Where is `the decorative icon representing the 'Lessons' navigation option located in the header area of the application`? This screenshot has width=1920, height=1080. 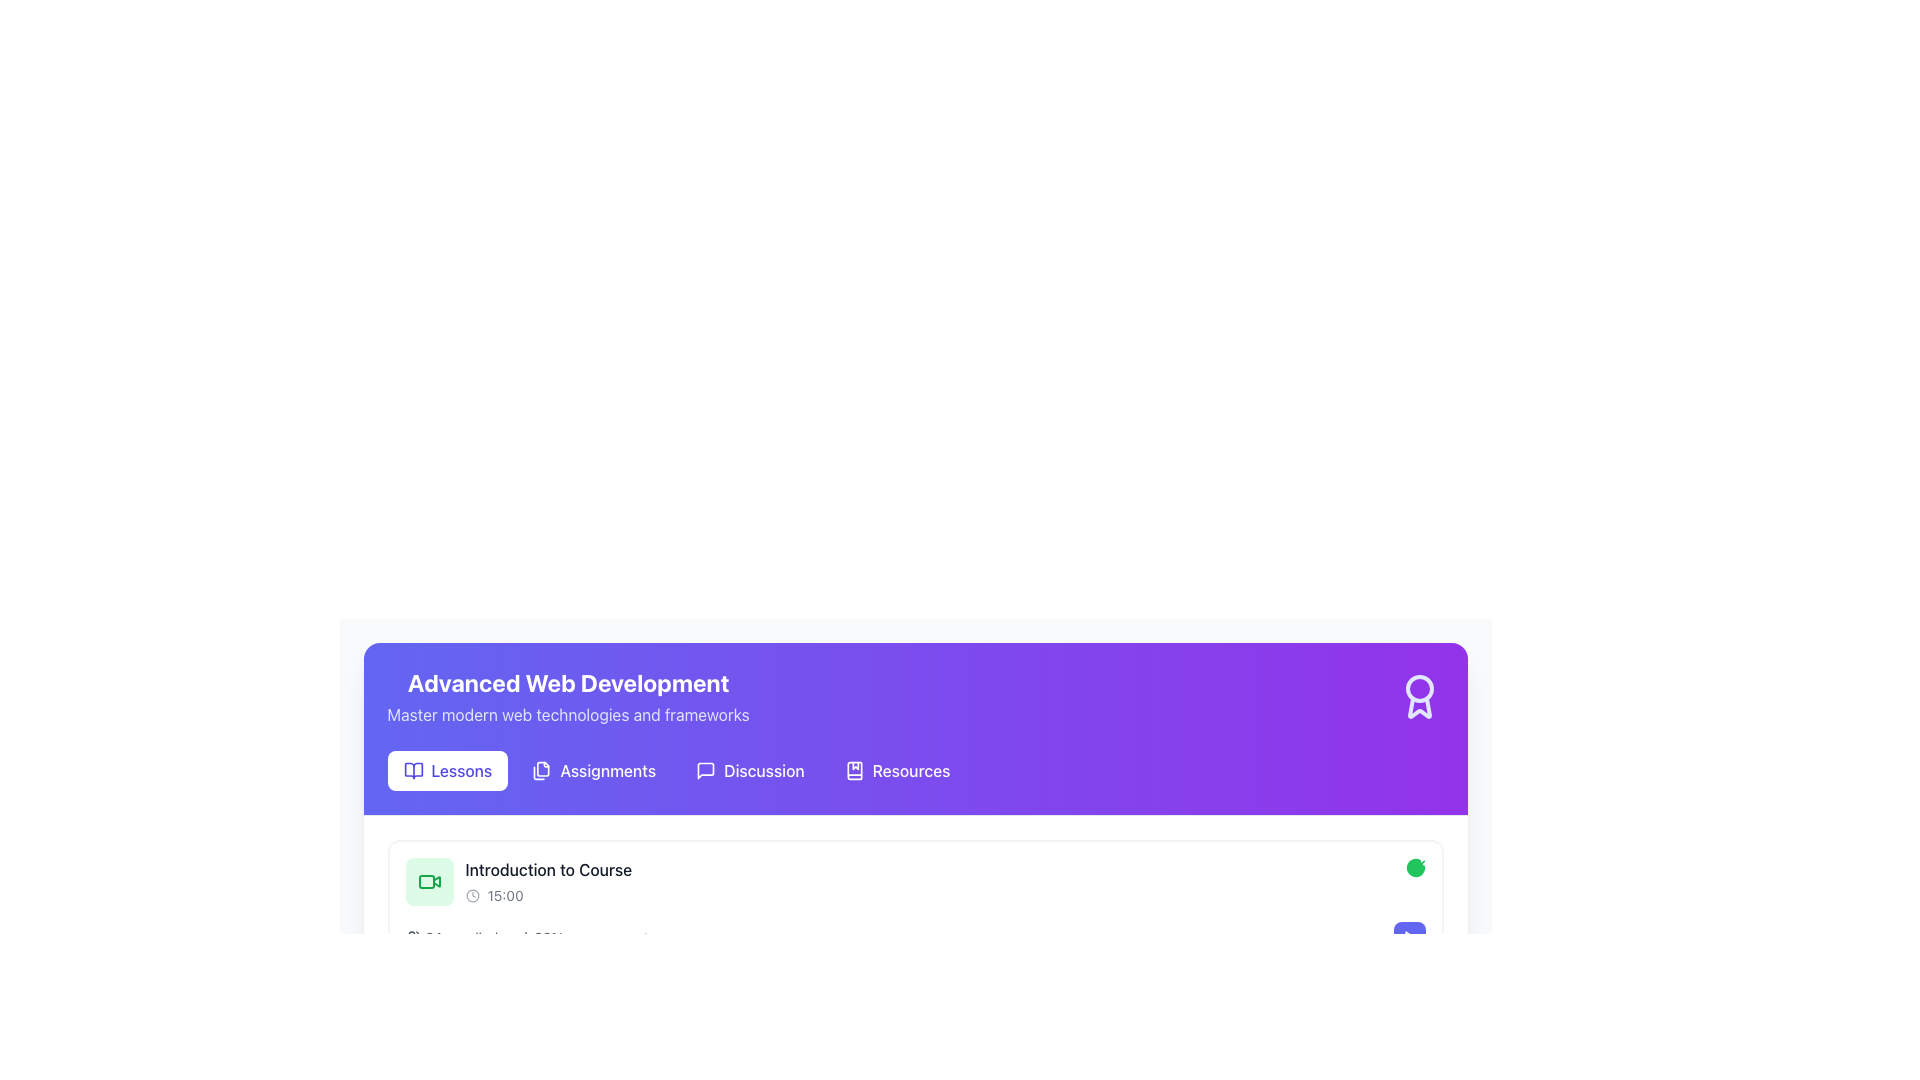 the decorative icon representing the 'Lessons' navigation option located in the header area of the application is located at coordinates (412, 770).